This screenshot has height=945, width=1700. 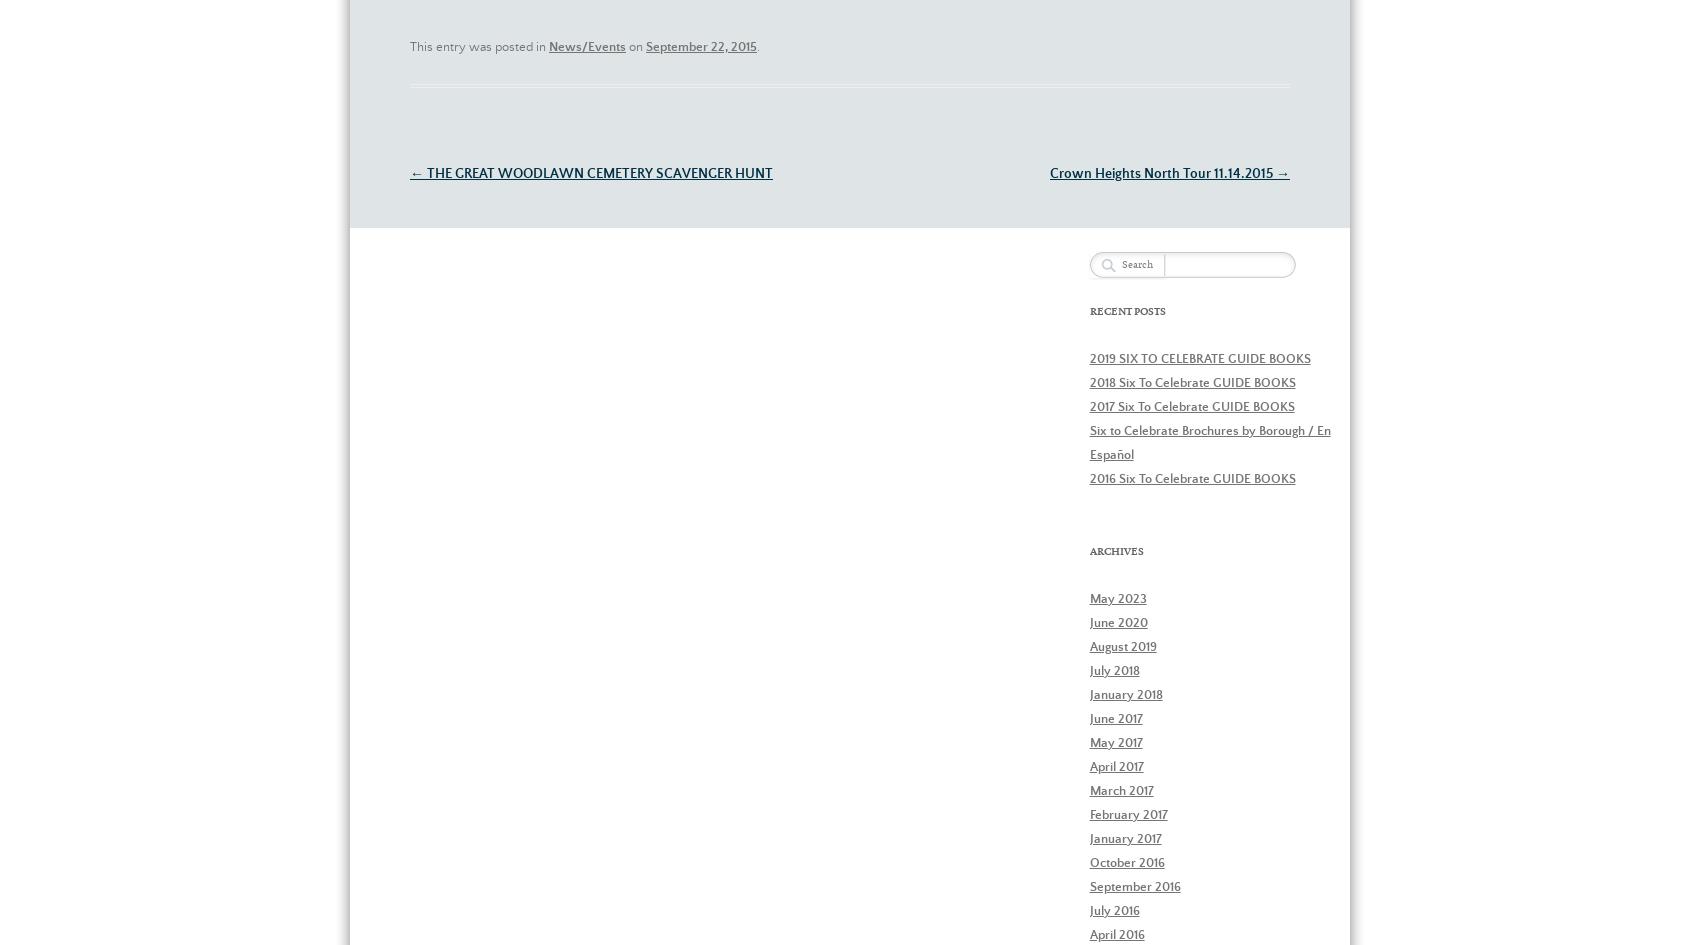 What do you see at coordinates (1089, 742) in the screenshot?
I see `'May 2017'` at bounding box center [1089, 742].